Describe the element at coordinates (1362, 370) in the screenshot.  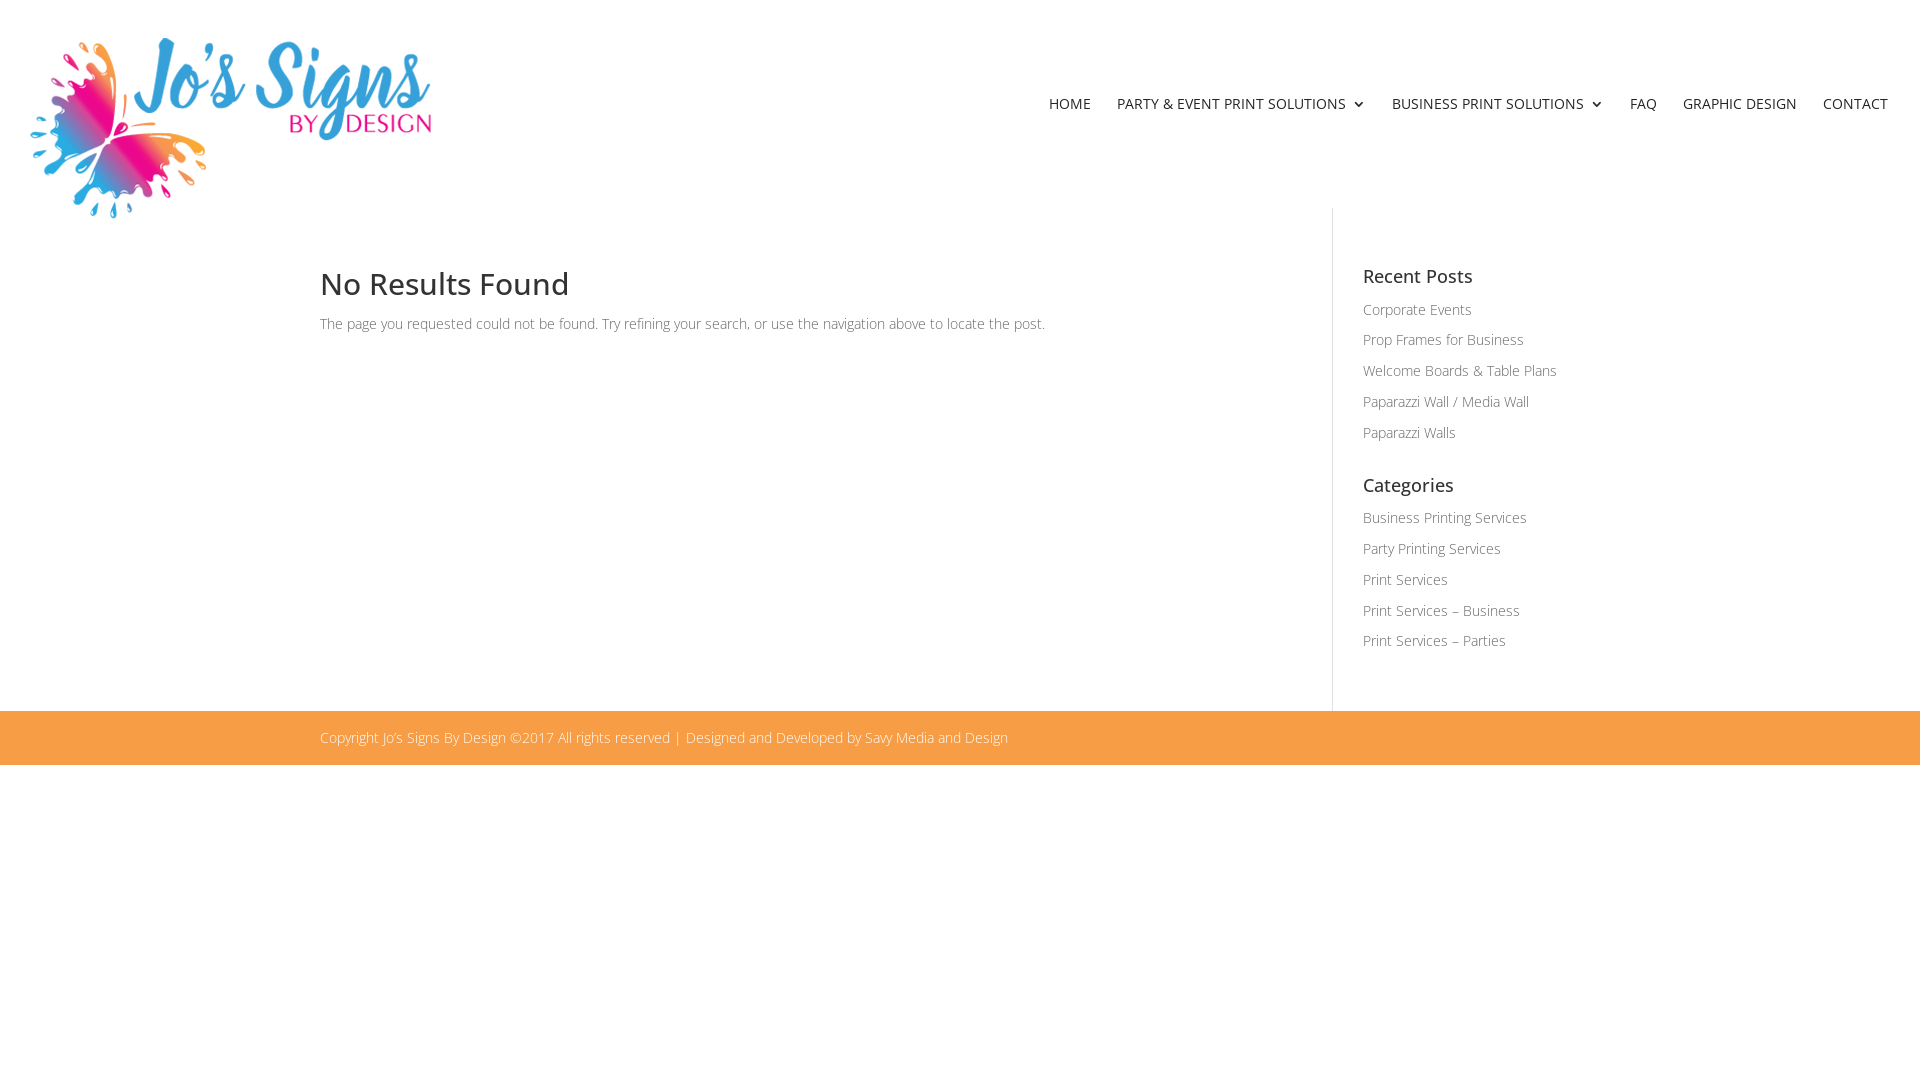
I see `'Welcome Boards & Table Plans'` at that location.